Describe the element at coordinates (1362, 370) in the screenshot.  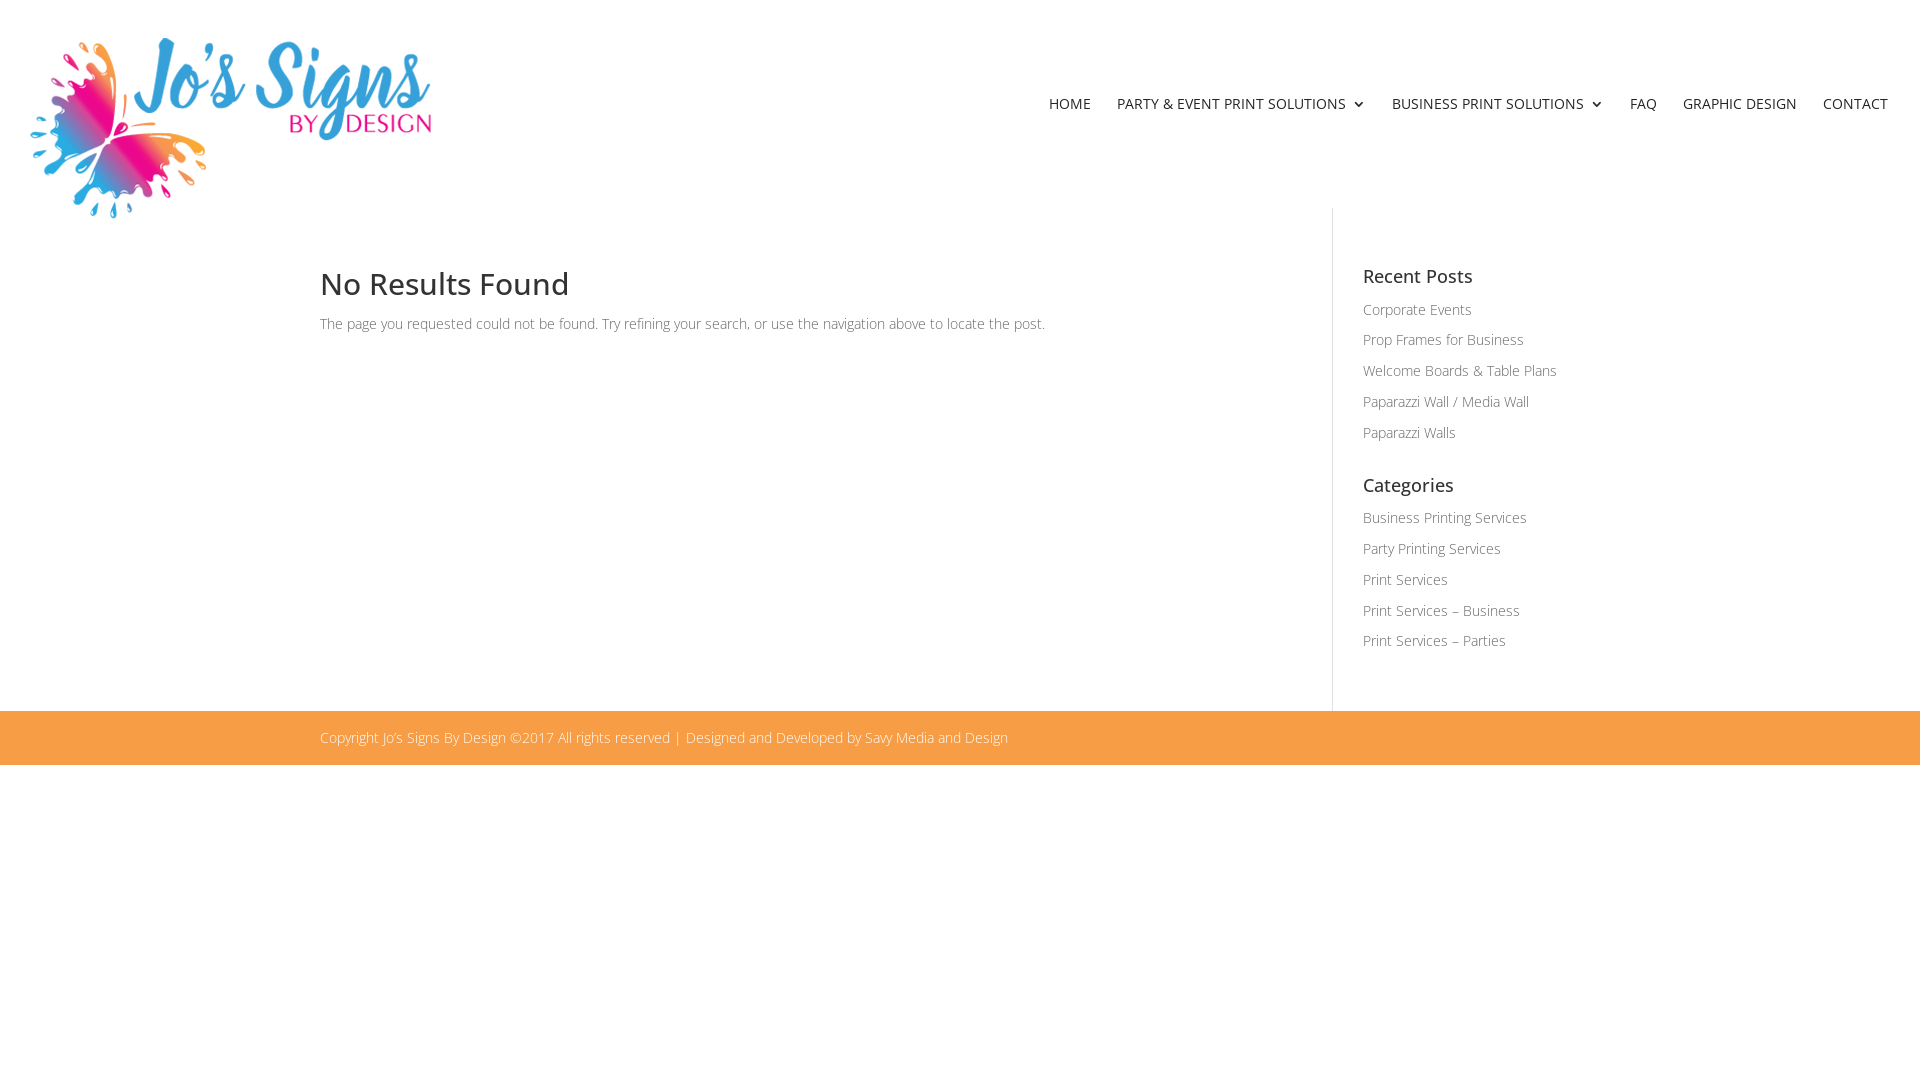
I see `'Welcome Boards & Table Plans'` at that location.